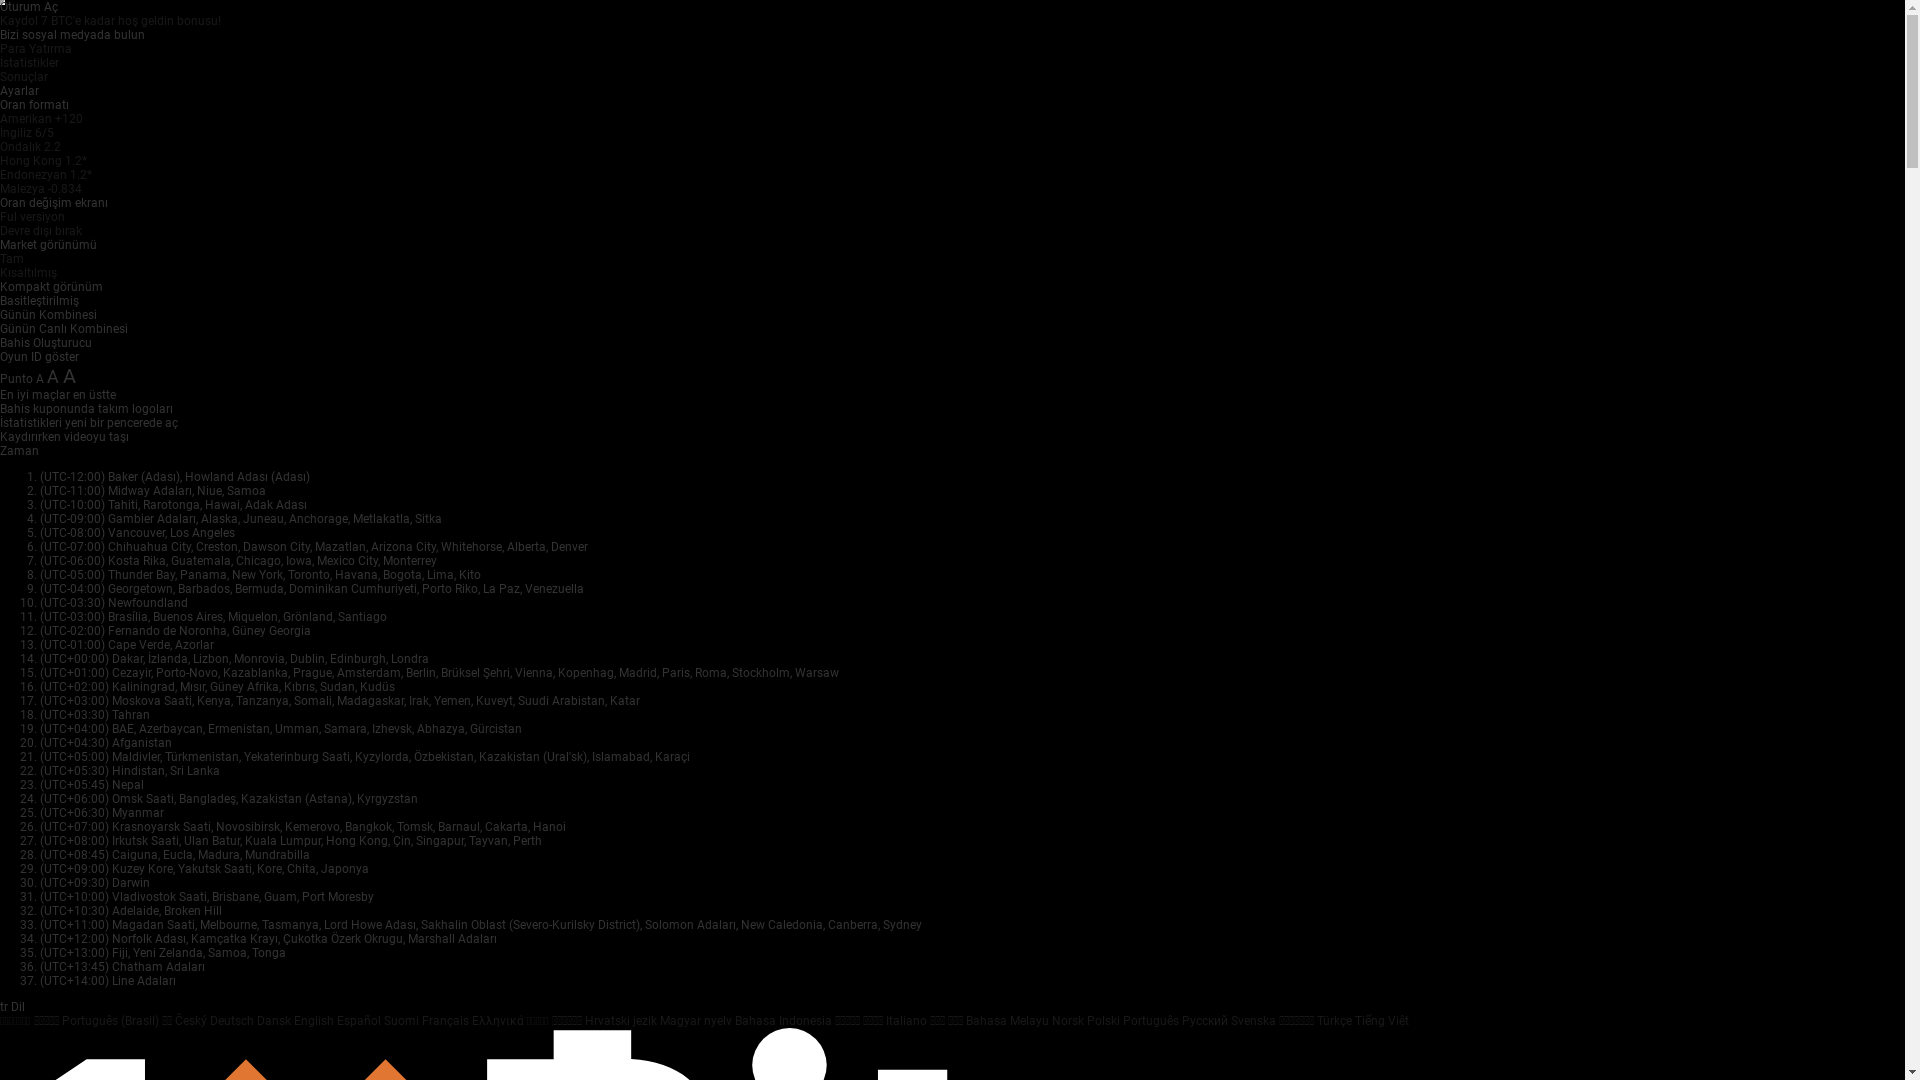  I want to click on 'Svenska', so click(1253, 1021).